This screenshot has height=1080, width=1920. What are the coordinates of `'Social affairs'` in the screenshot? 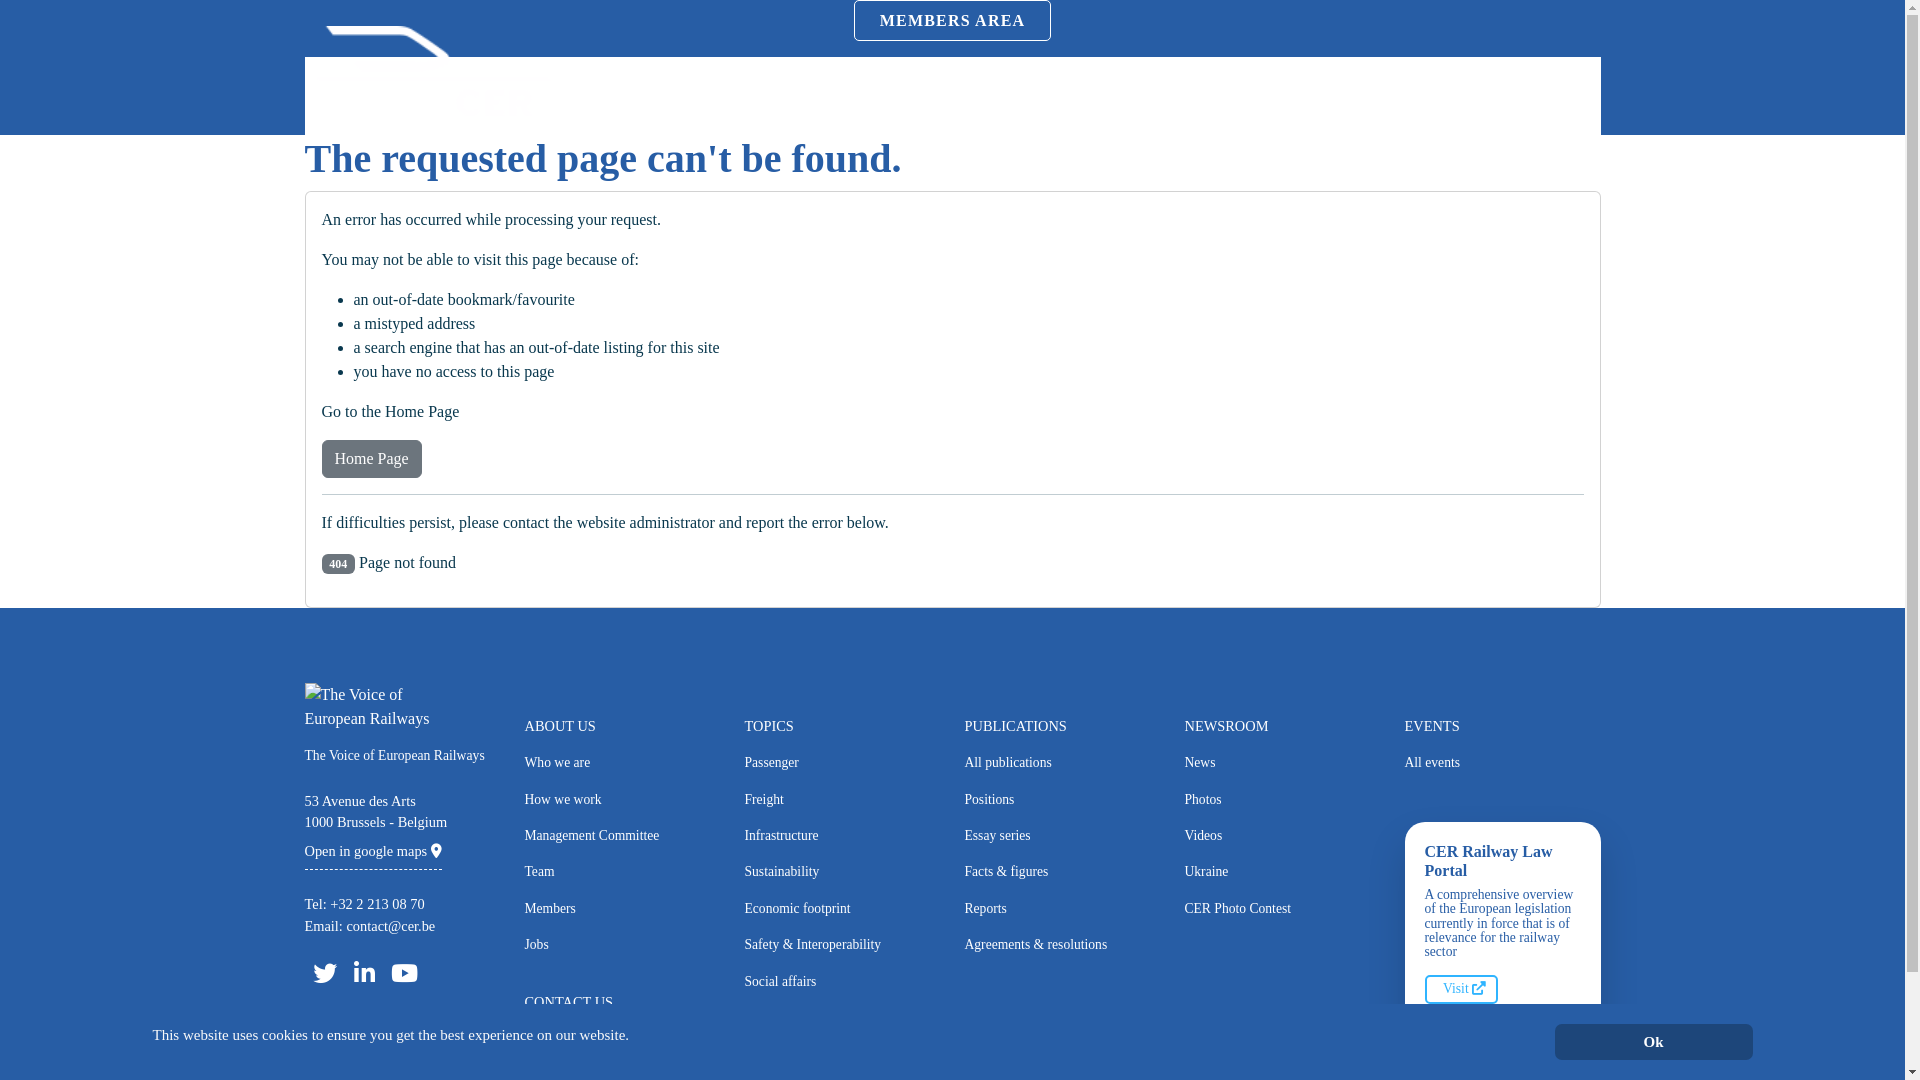 It's located at (743, 981).